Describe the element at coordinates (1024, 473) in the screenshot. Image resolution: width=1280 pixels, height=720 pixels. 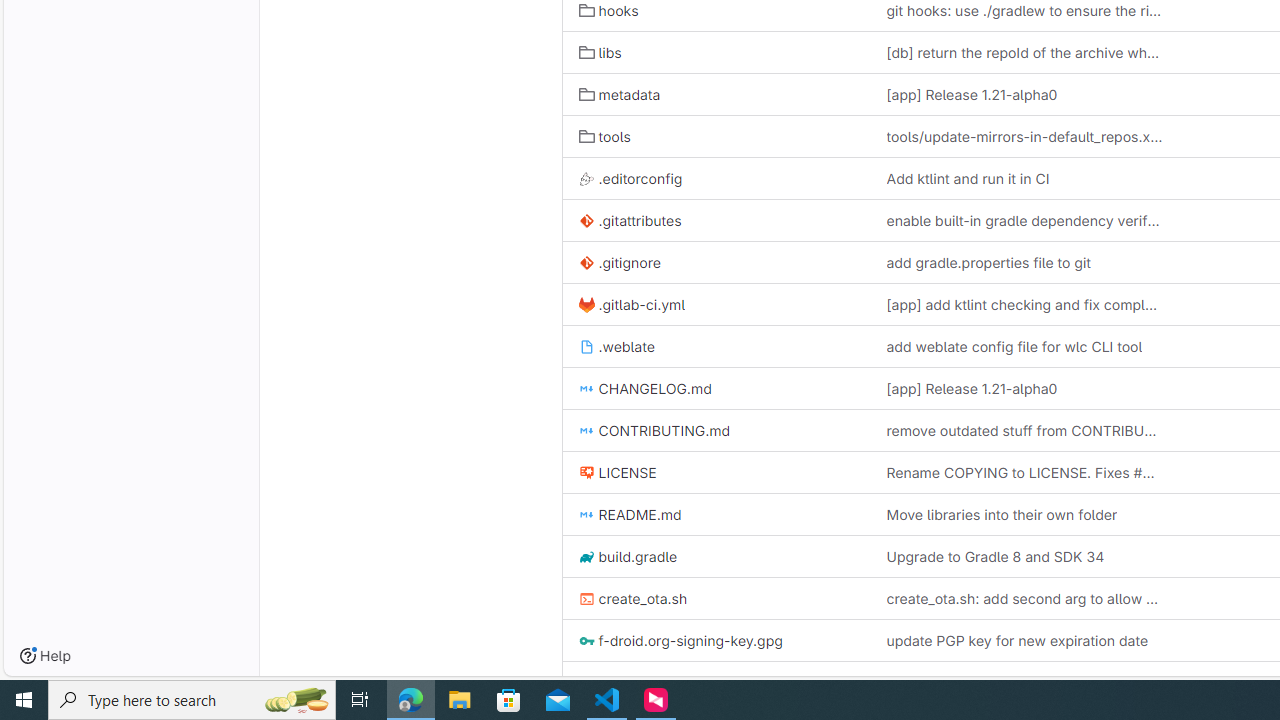
I see `'Rename COPYING to LICENSE. Fixes #384'` at that location.